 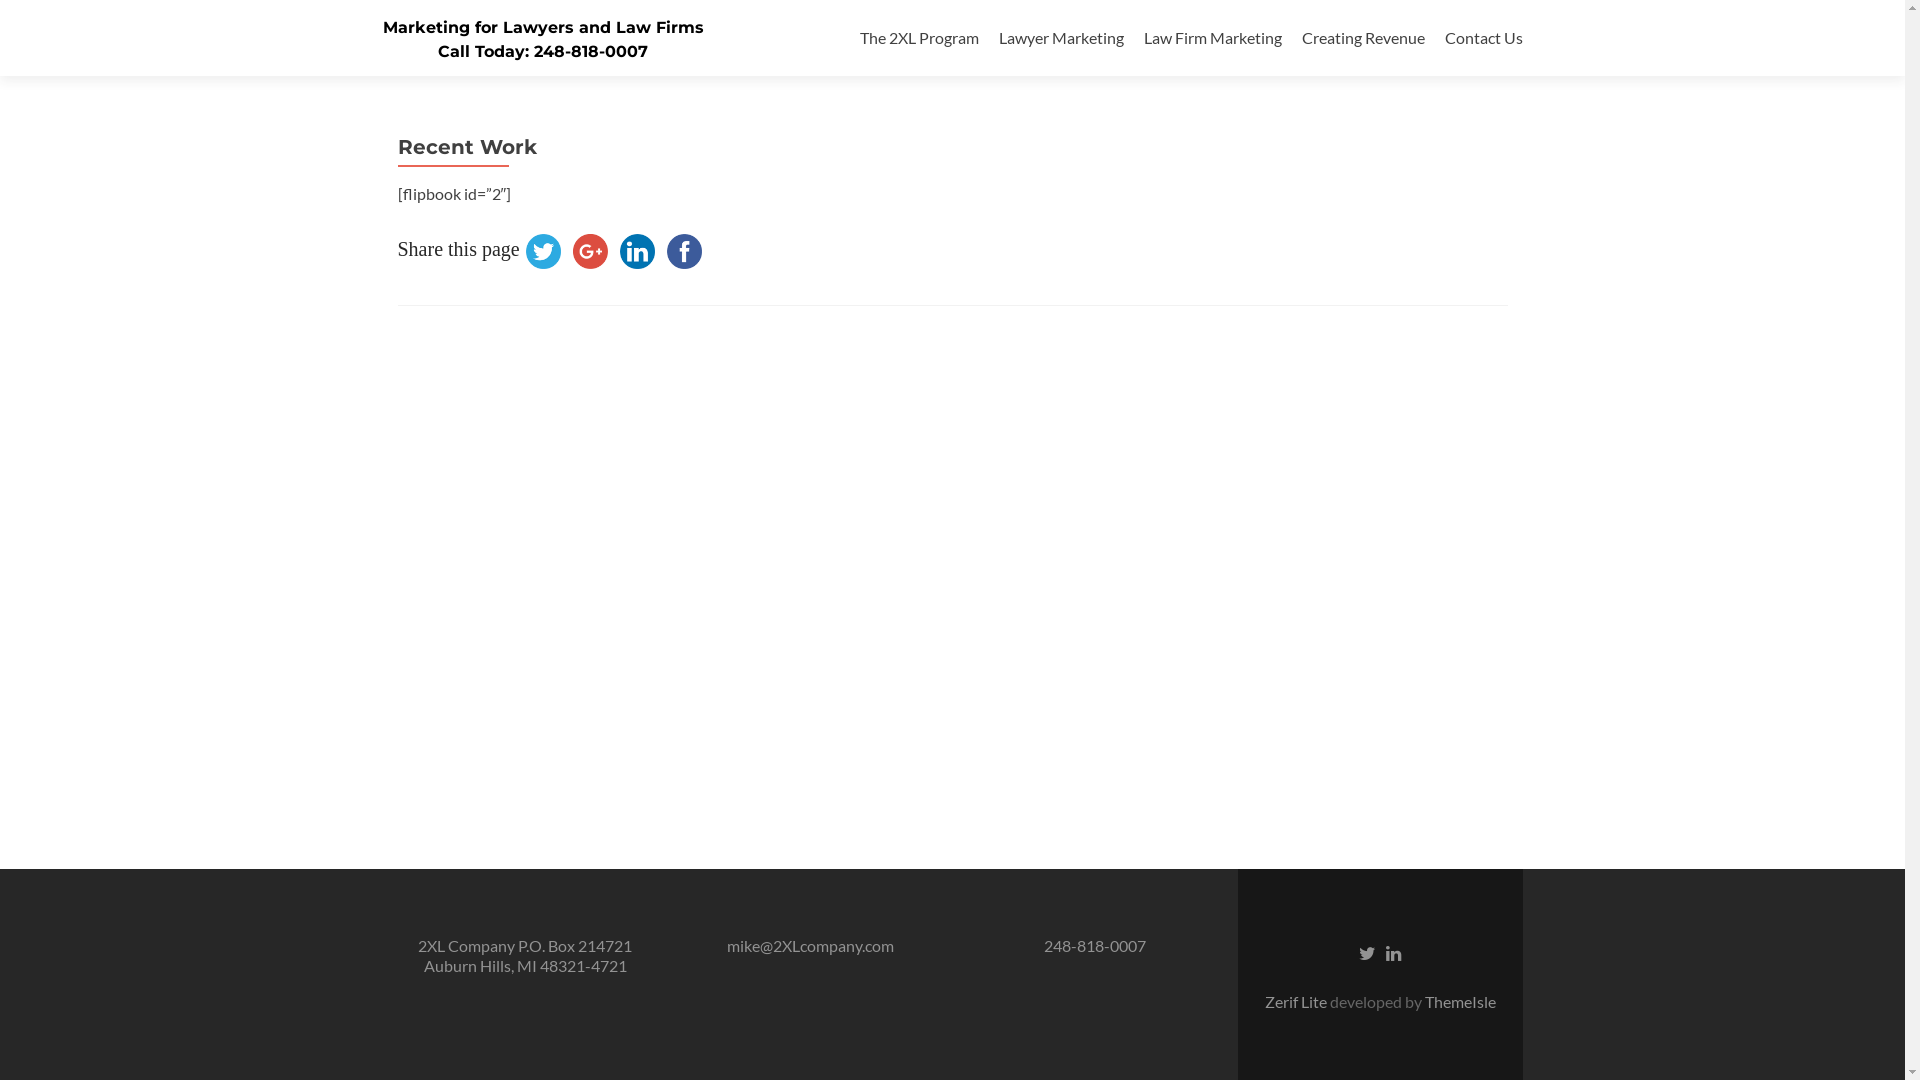 I want to click on 'Twitter link', so click(x=1366, y=951).